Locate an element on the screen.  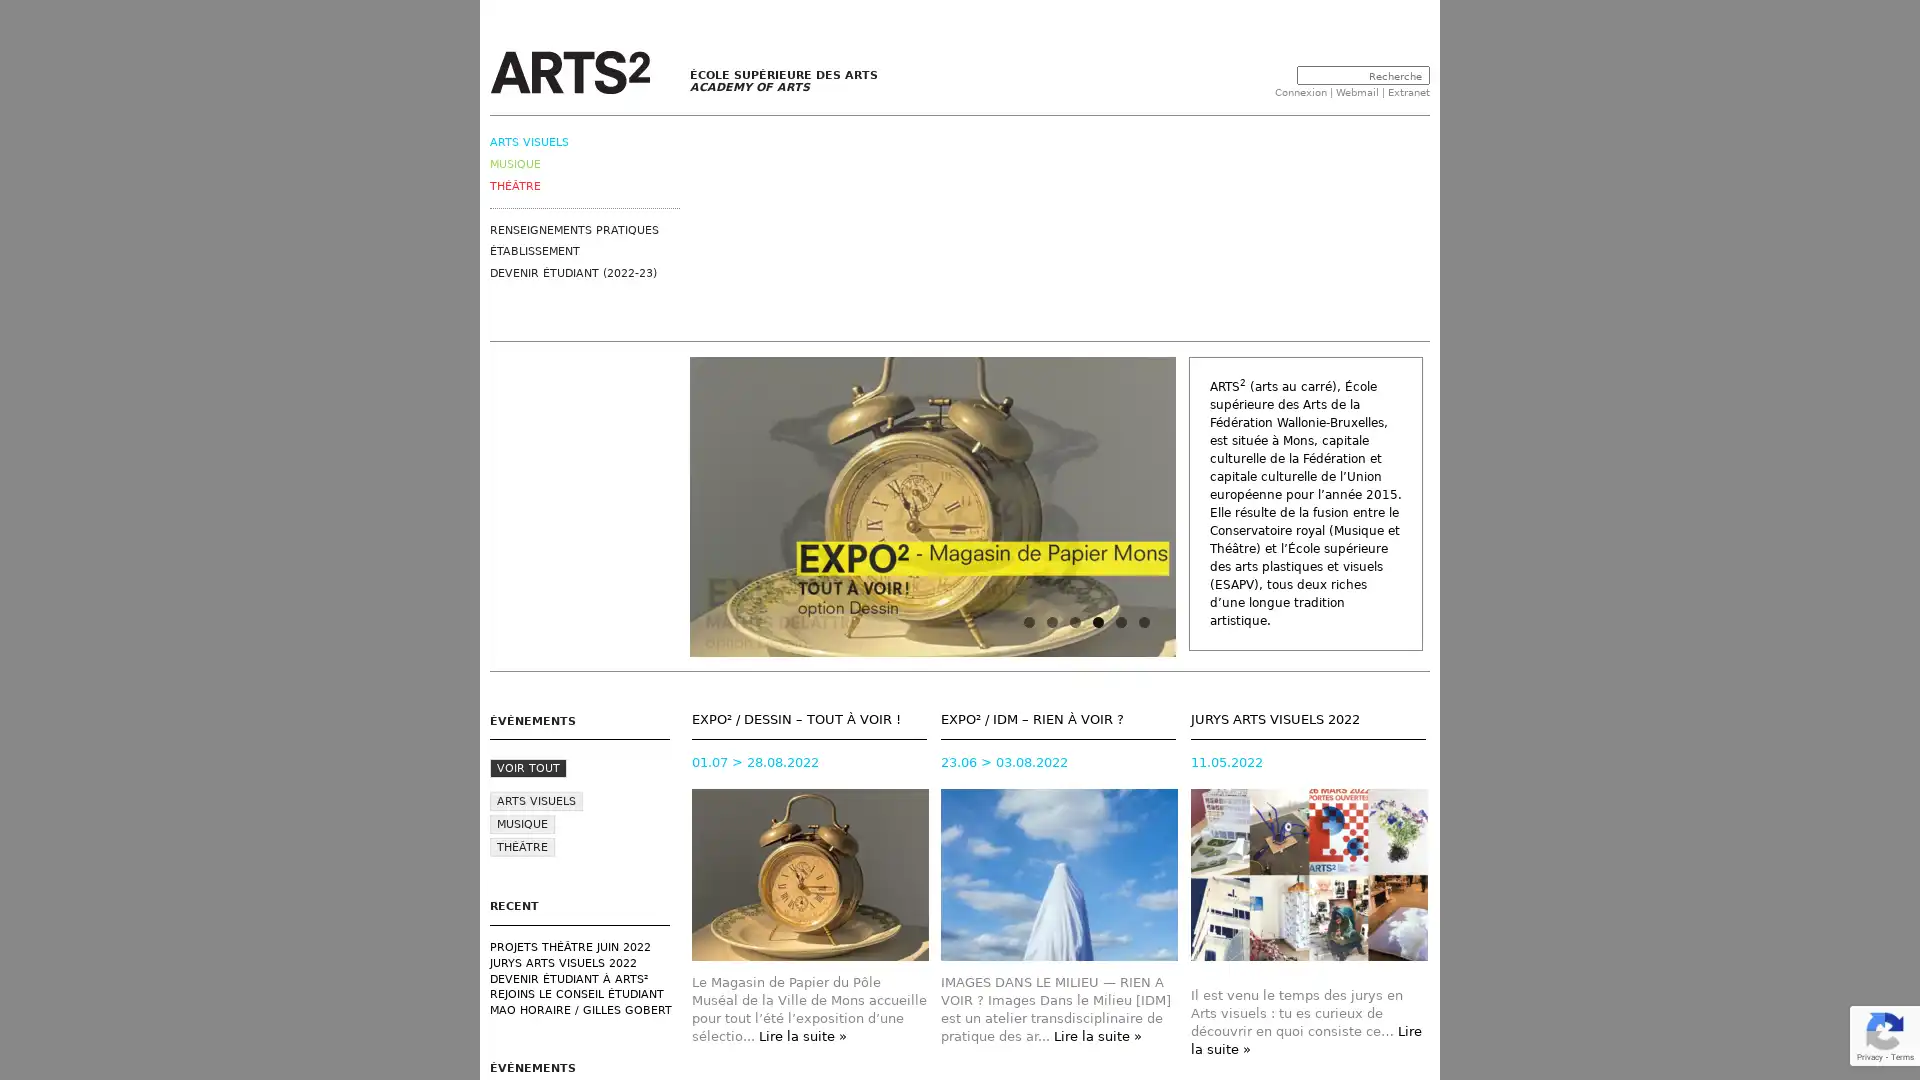
THEATRE is located at coordinates (522, 847).